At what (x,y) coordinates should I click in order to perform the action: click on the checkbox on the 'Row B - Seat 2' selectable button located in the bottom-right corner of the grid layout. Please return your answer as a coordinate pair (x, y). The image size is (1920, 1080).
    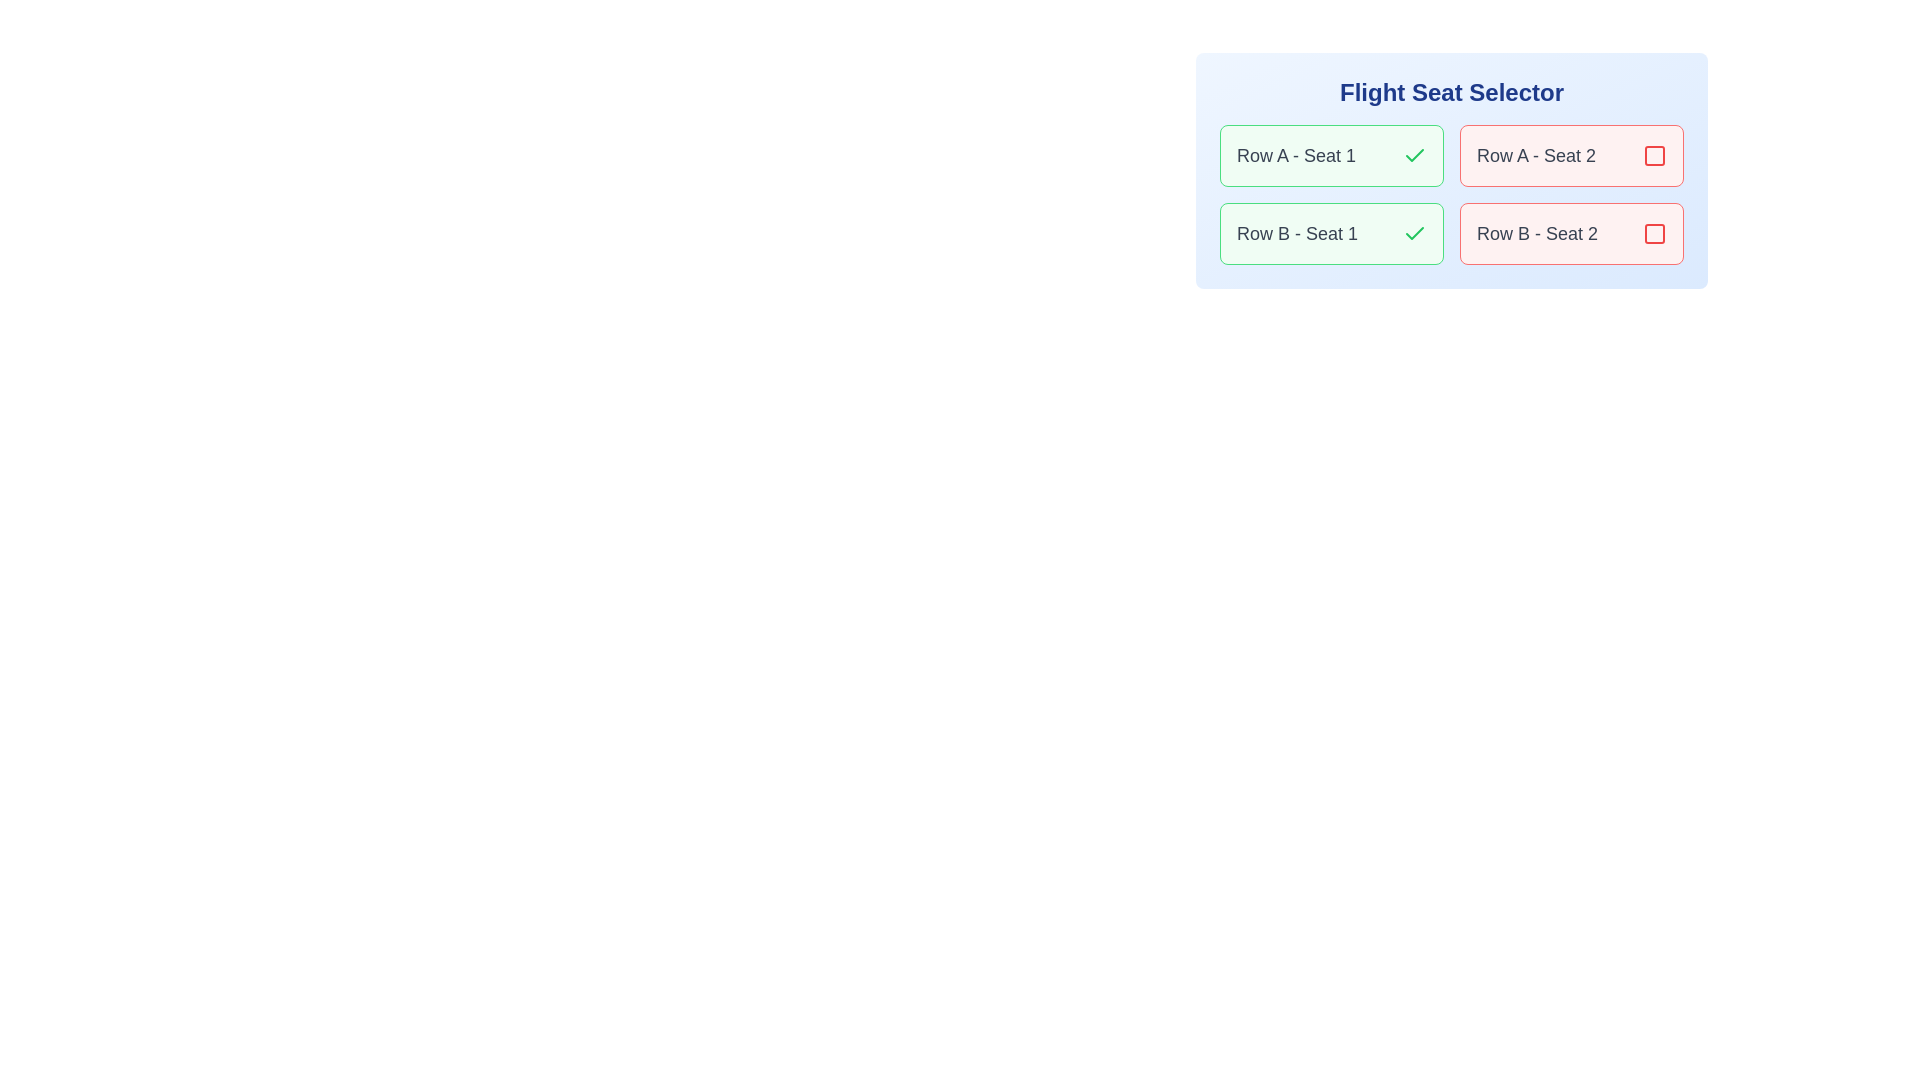
    Looking at the image, I should click on (1570, 233).